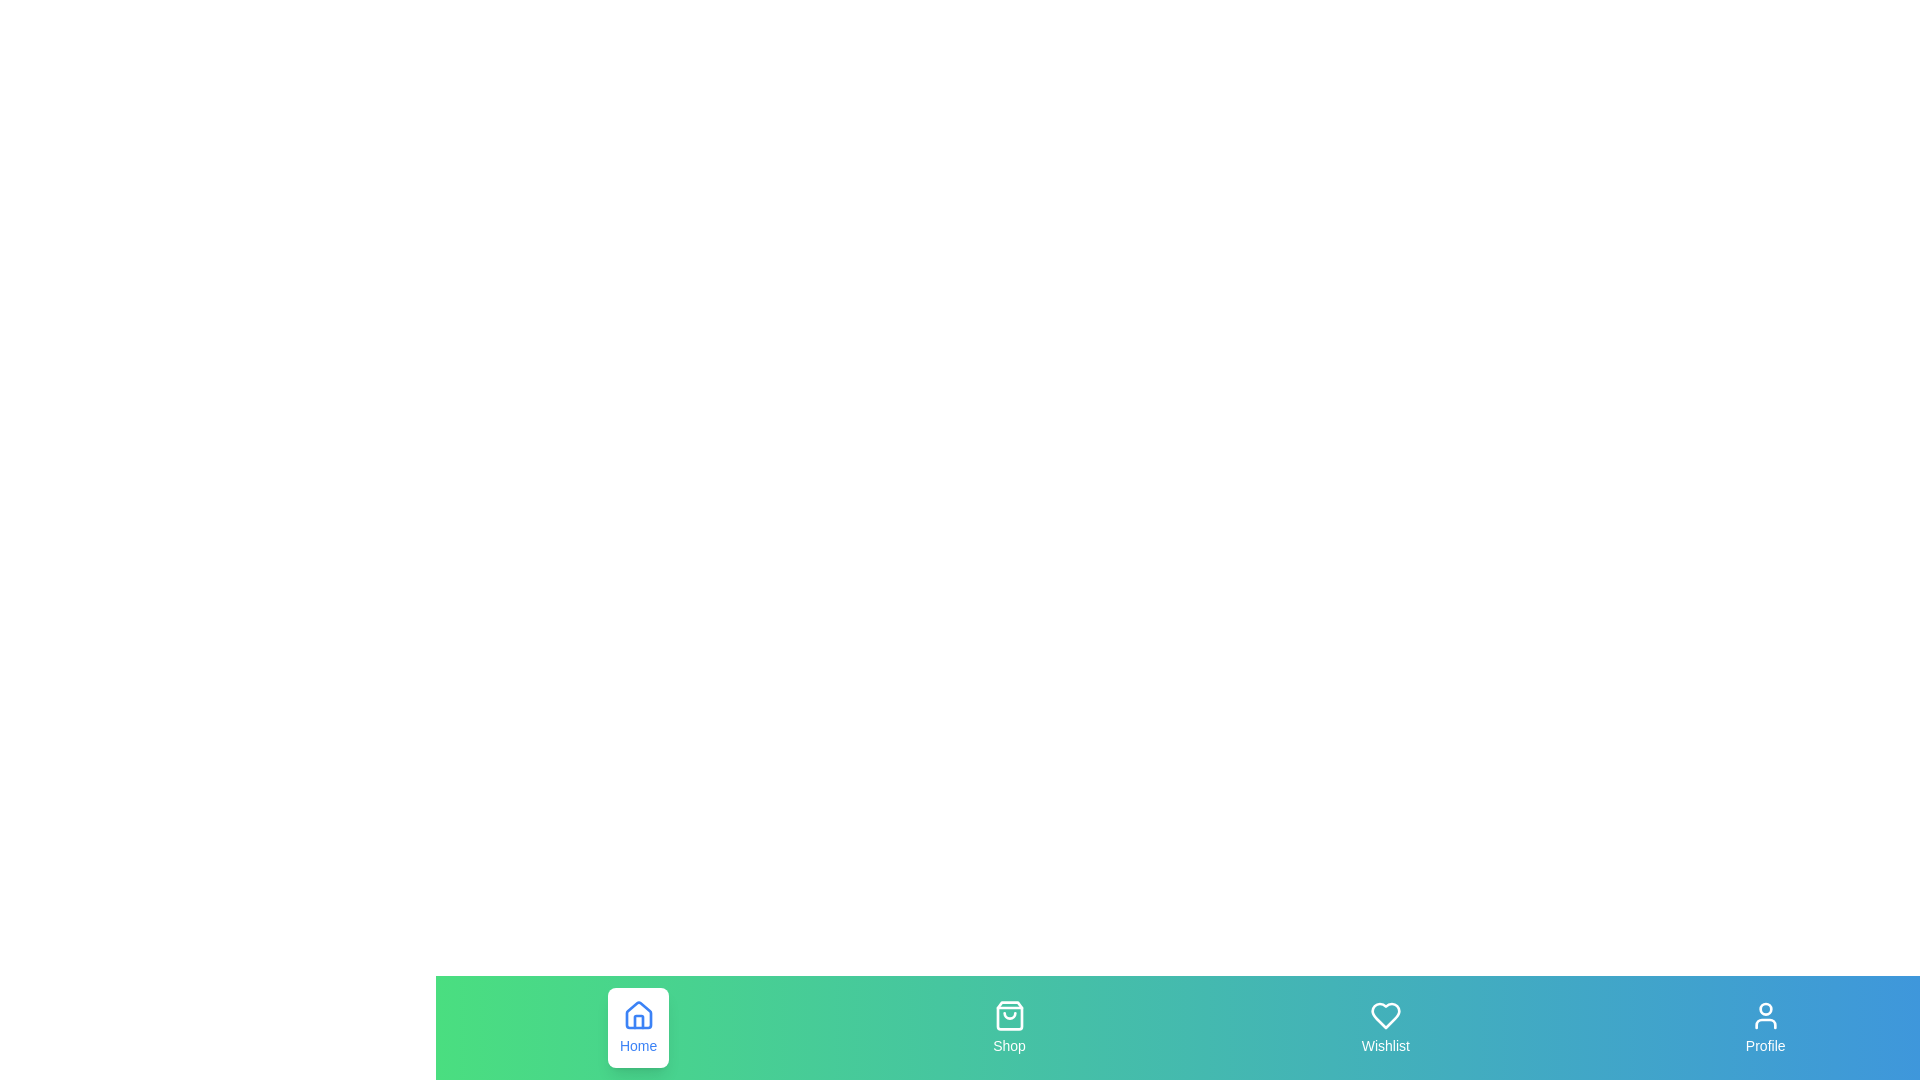 This screenshot has width=1920, height=1080. Describe the element at coordinates (1765, 1028) in the screenshot. I see `the tab labeled Profile to observe the animation effect` at that location.